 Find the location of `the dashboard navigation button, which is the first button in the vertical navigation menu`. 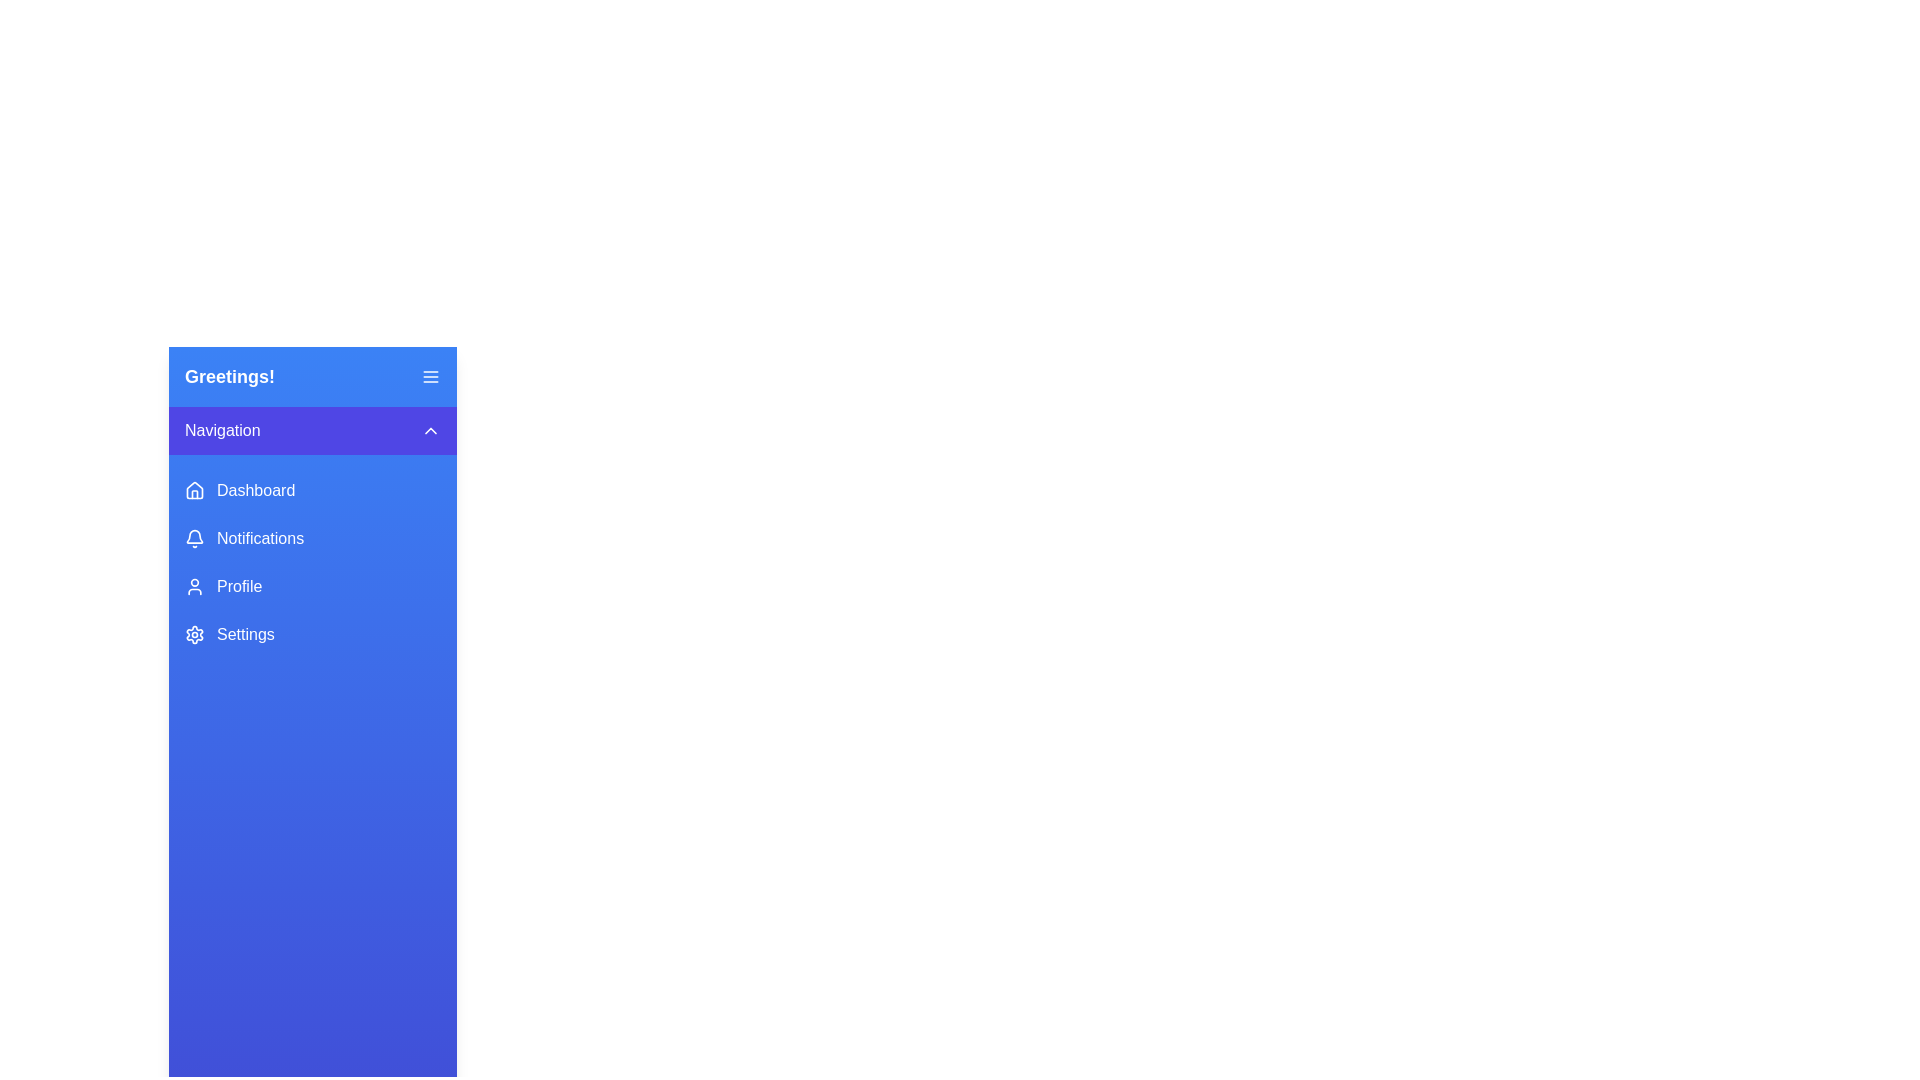

the dashboard navigation button, which is the first button in the vertical navigation menu is located at coordinates (311, 490).